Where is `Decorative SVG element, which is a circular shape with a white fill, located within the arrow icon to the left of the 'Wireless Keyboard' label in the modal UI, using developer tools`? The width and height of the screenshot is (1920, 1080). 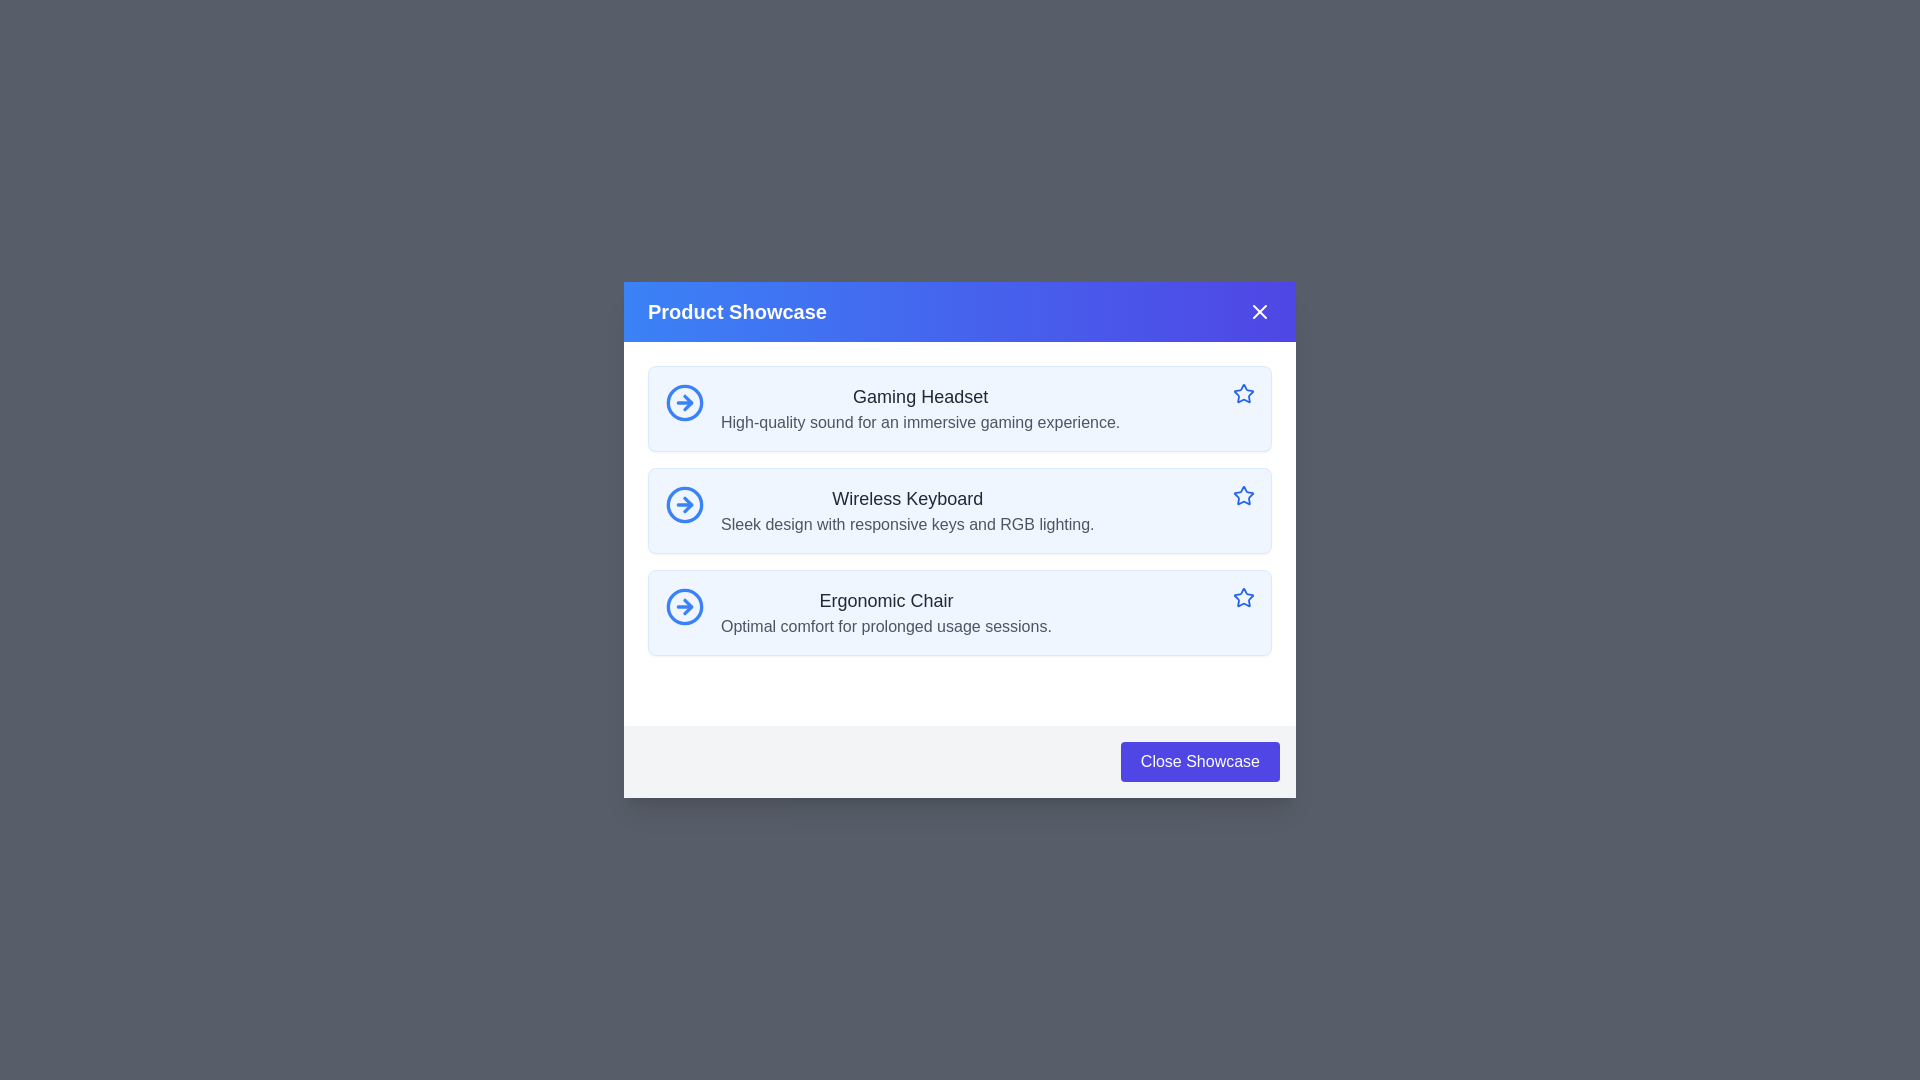 Decorative SVG element, which is a circular shape with a white fill, located within the arrow icon to the left of the 'Wireless Keyboard' label in the modal UI, using developer tools is located at coordinates (685, 504).